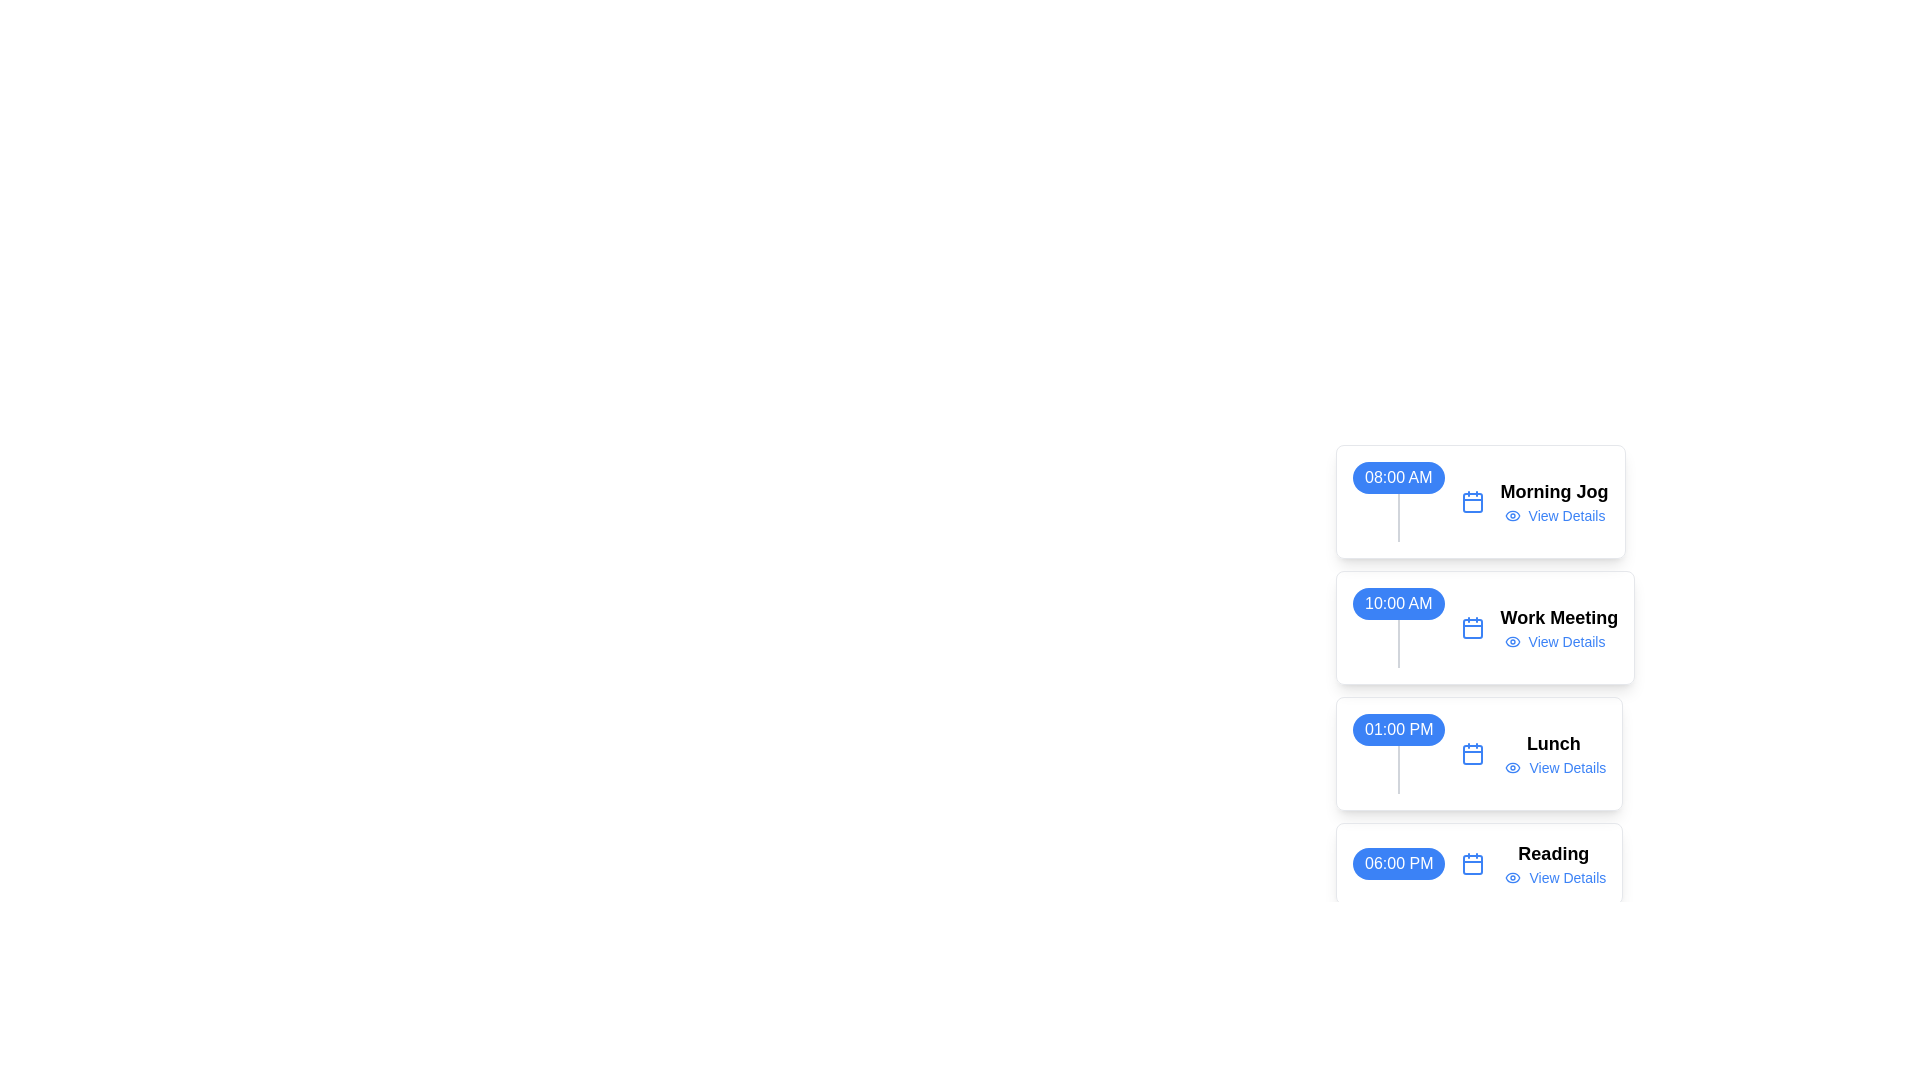  What do you see at coordinates (1472, 627) in the screenshot?
I see `the calendar icon representing the date associated with the 'Work Meeting' to access further details about the event` at bounding box center [1472, 627].